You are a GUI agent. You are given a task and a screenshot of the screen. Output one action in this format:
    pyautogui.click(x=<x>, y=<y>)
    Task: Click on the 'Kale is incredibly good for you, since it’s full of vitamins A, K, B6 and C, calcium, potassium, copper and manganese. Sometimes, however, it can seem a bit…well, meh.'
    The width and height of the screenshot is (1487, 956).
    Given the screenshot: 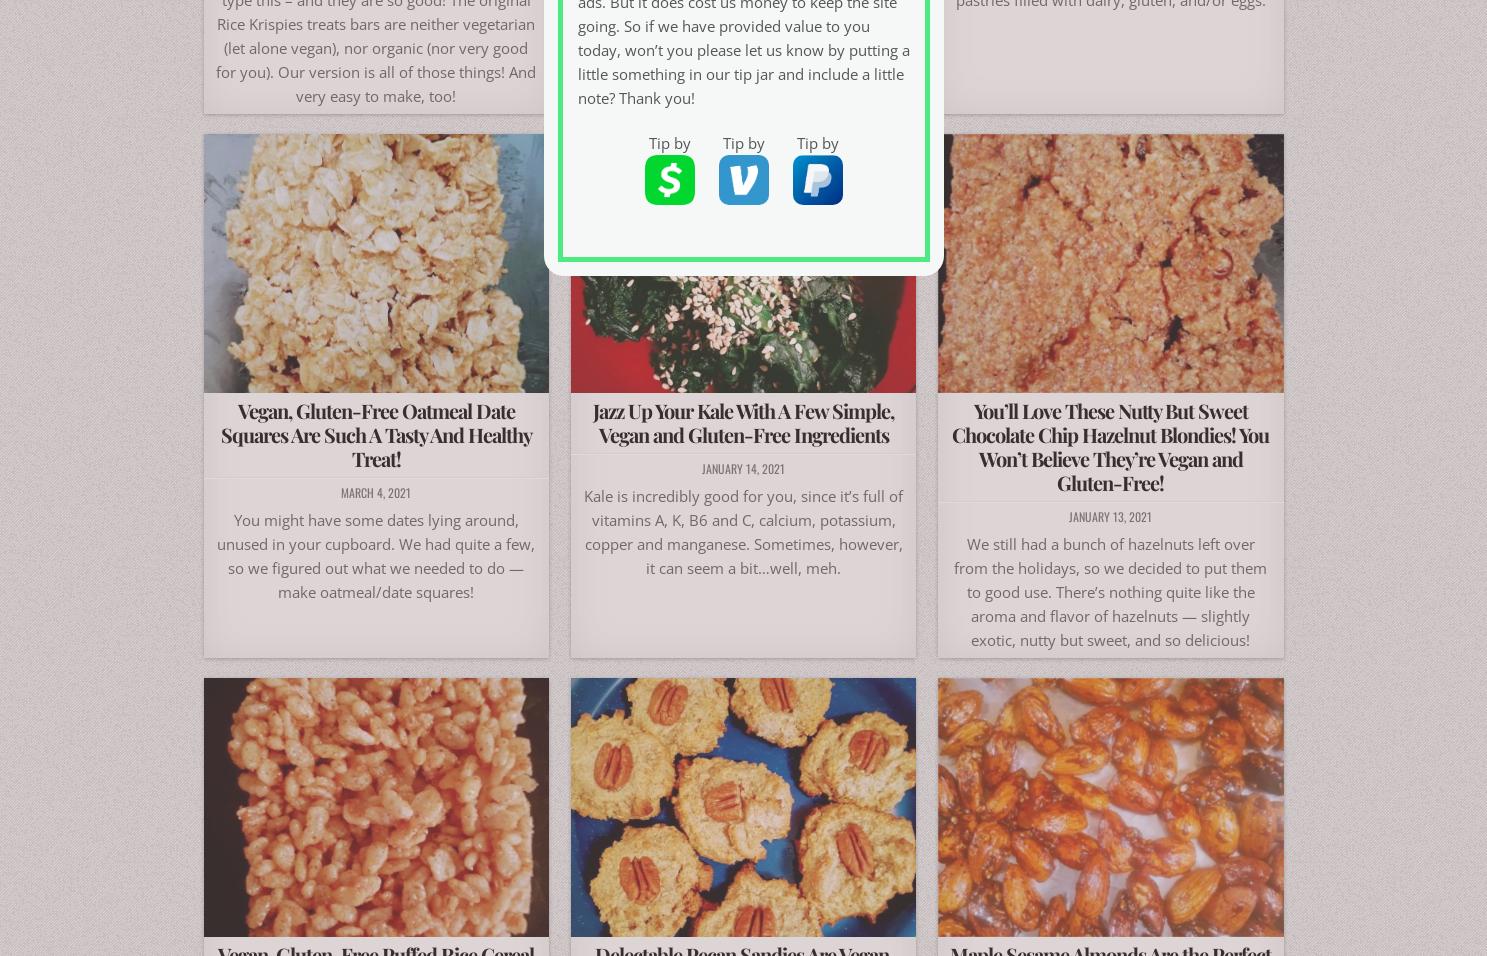 What is the action you would take?
    pyautogui.click(x=742, y=529)
    